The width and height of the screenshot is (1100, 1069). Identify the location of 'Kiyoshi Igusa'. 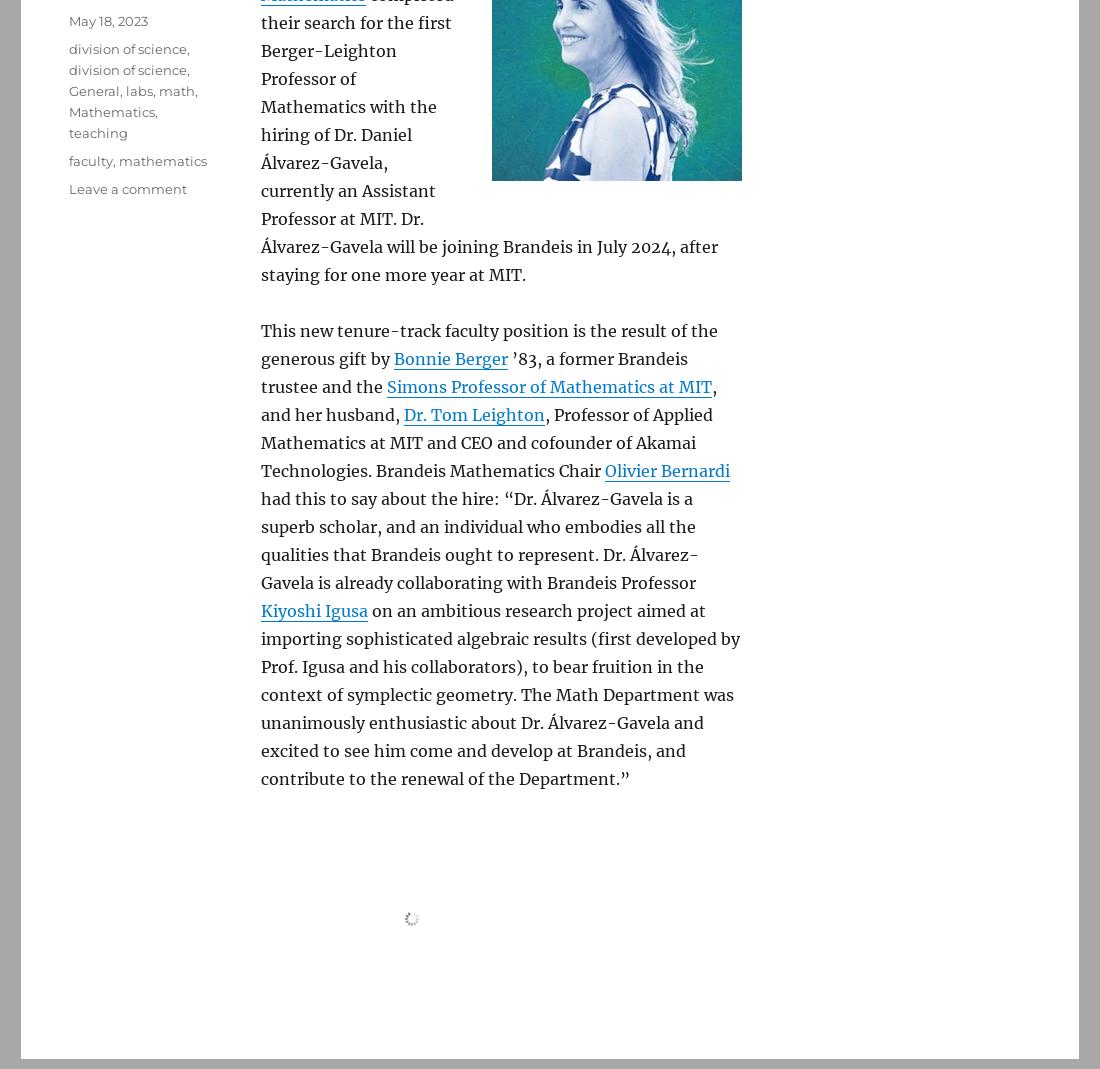
(313, 611).